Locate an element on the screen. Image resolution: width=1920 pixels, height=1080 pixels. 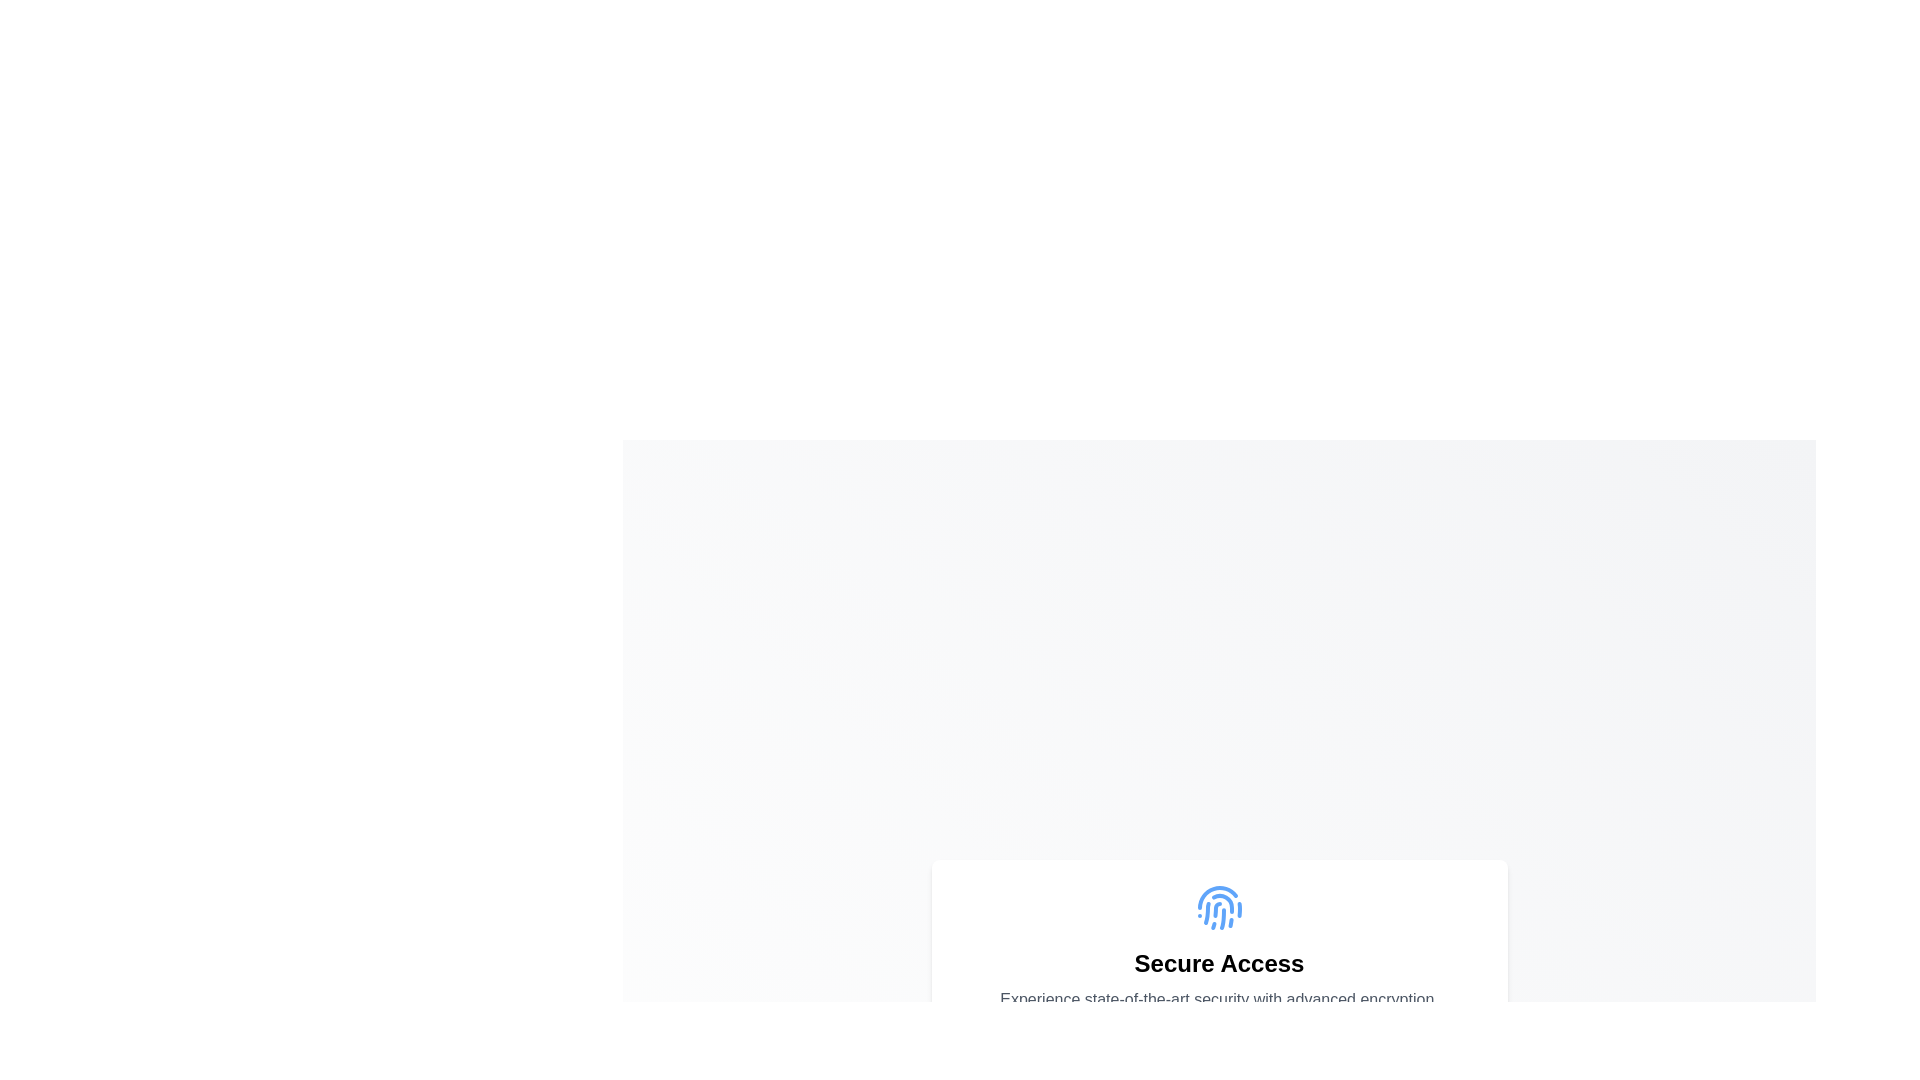
the static text block providing descriptive information about the security features, located below the 'Secure Access' text and above the 'Previous' and 'Next' buttons is located at coordinates (1218, 999).